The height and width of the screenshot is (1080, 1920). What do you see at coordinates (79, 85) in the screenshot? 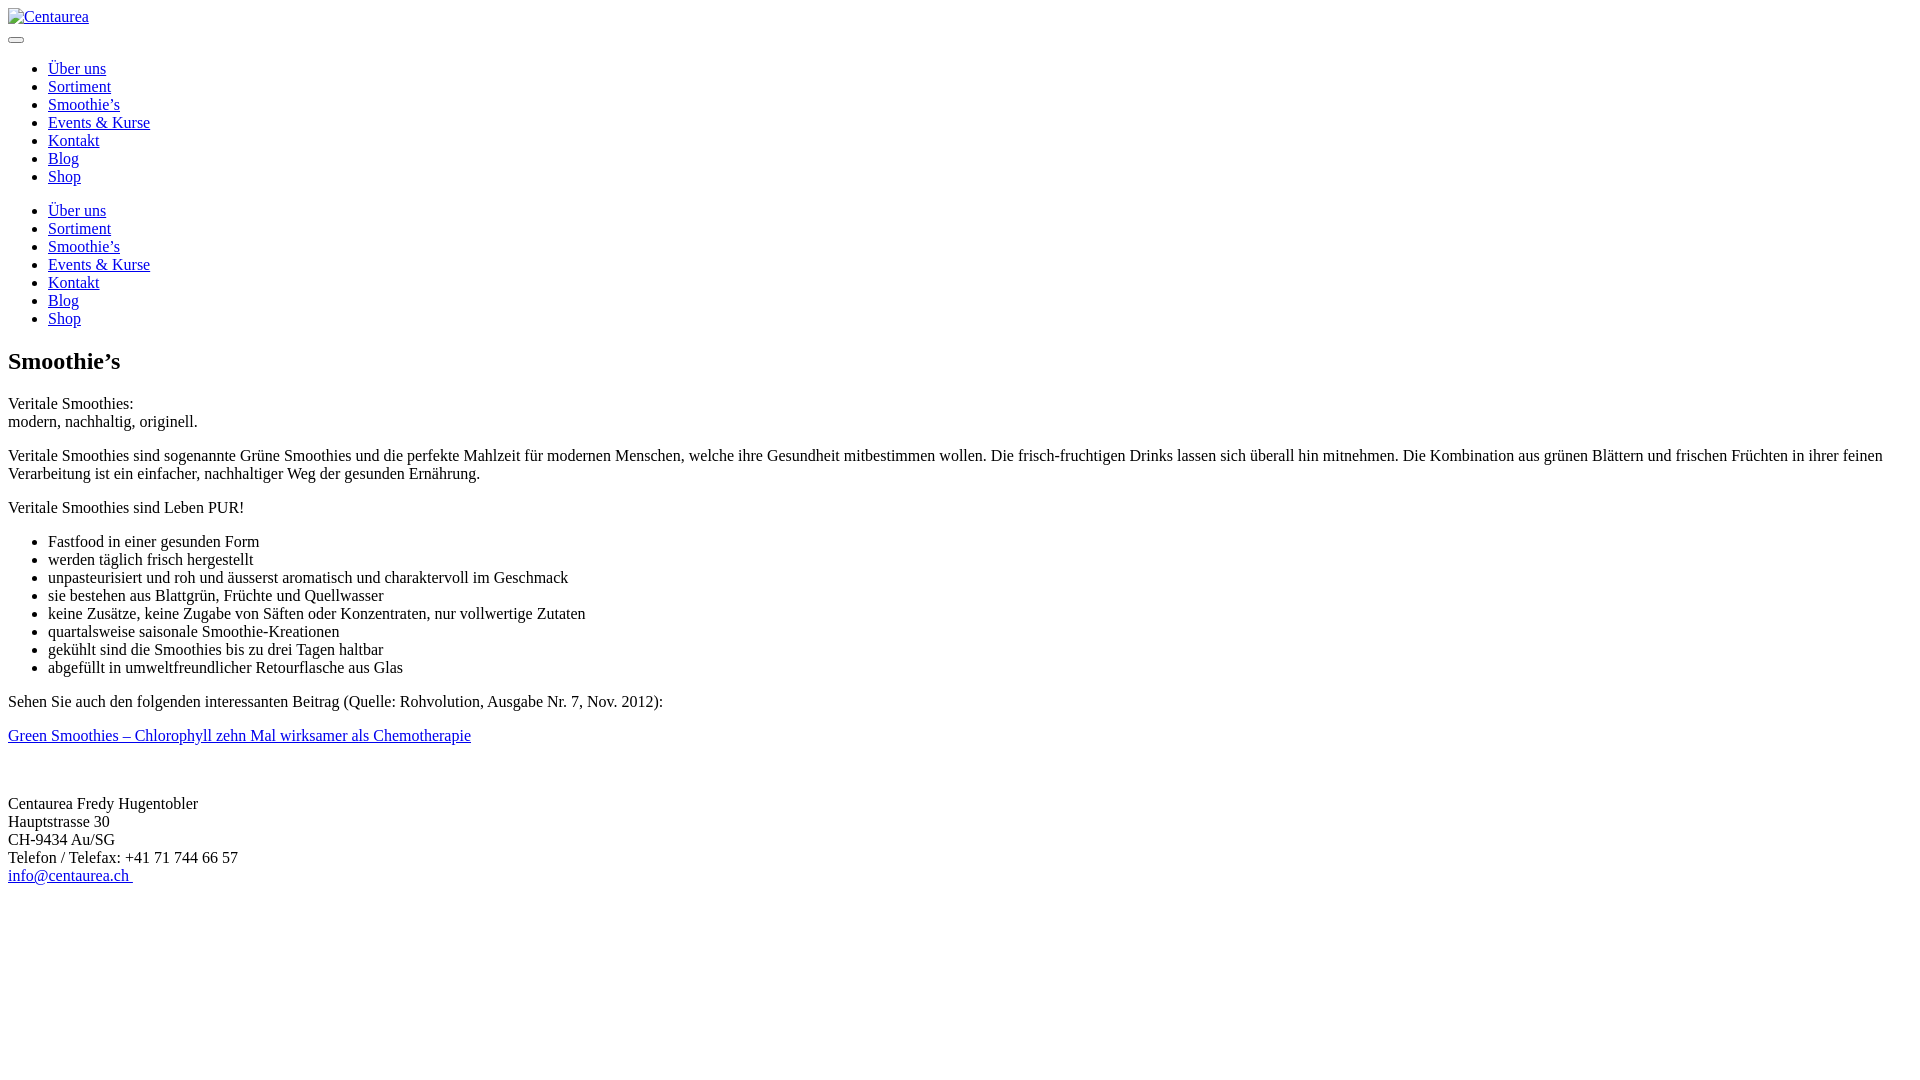
I see `'Sortiment'` at bounding box center [79, 85].